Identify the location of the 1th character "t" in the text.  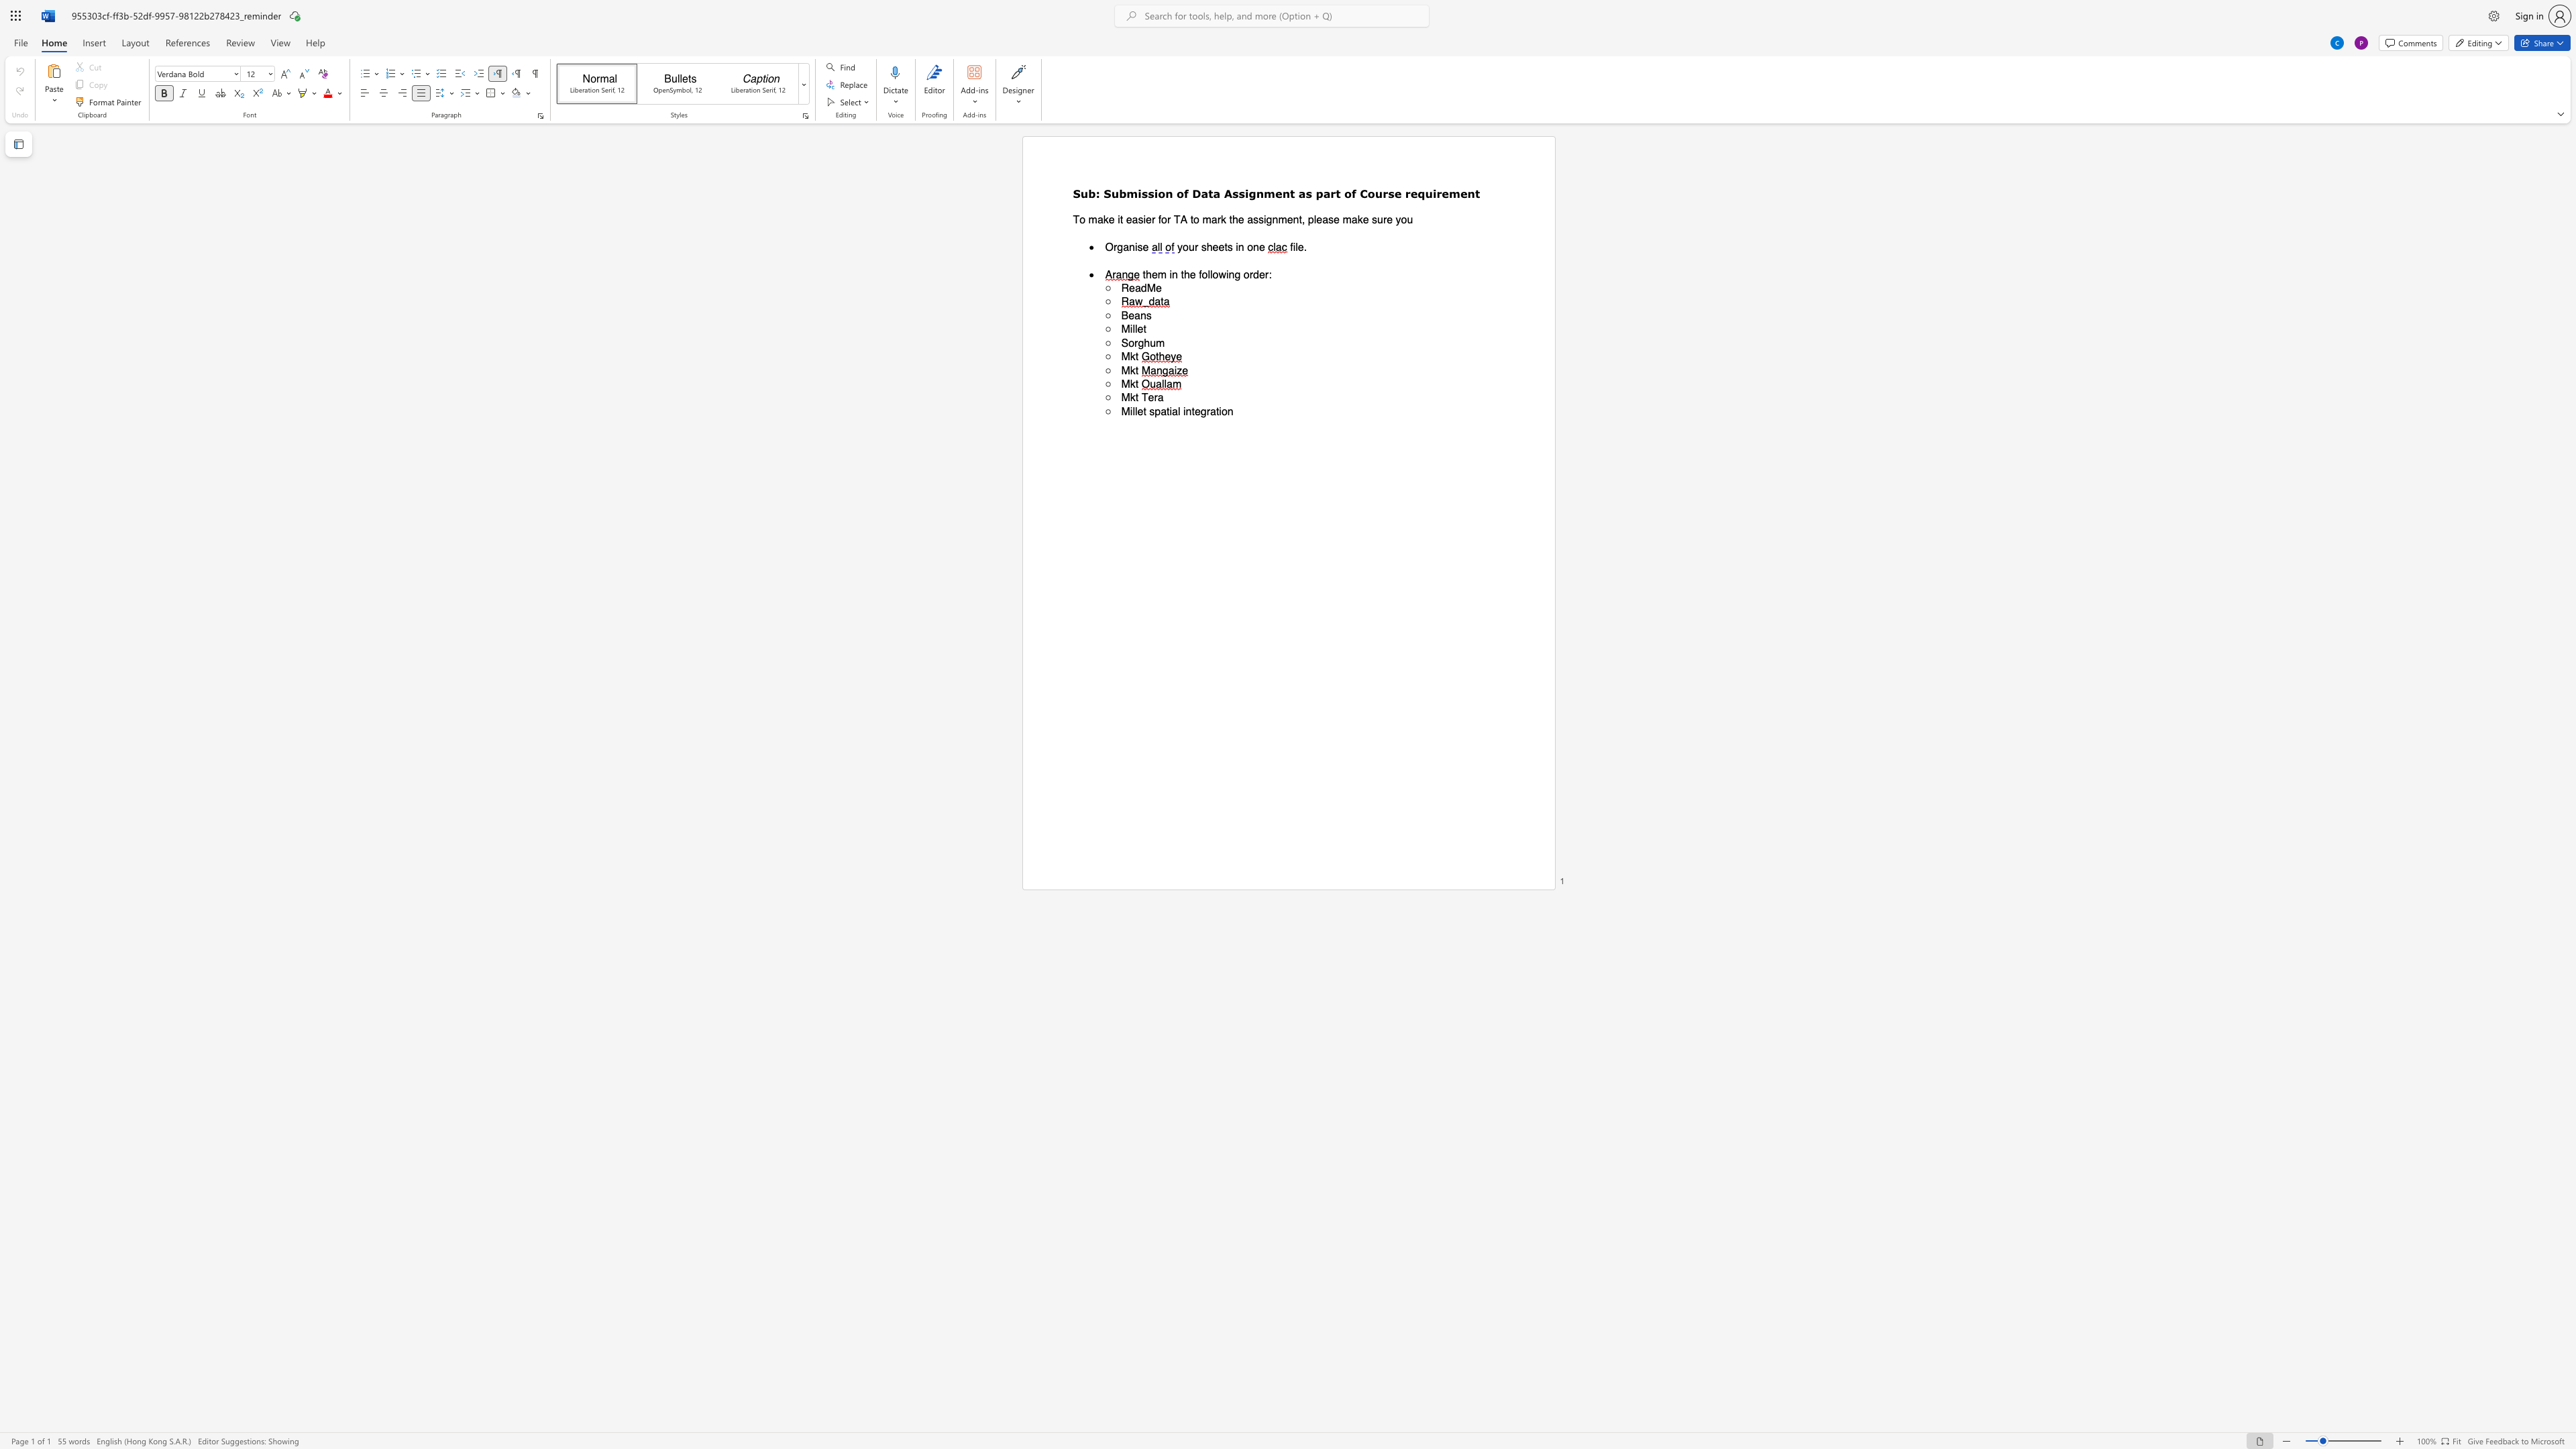
(1144, 410).